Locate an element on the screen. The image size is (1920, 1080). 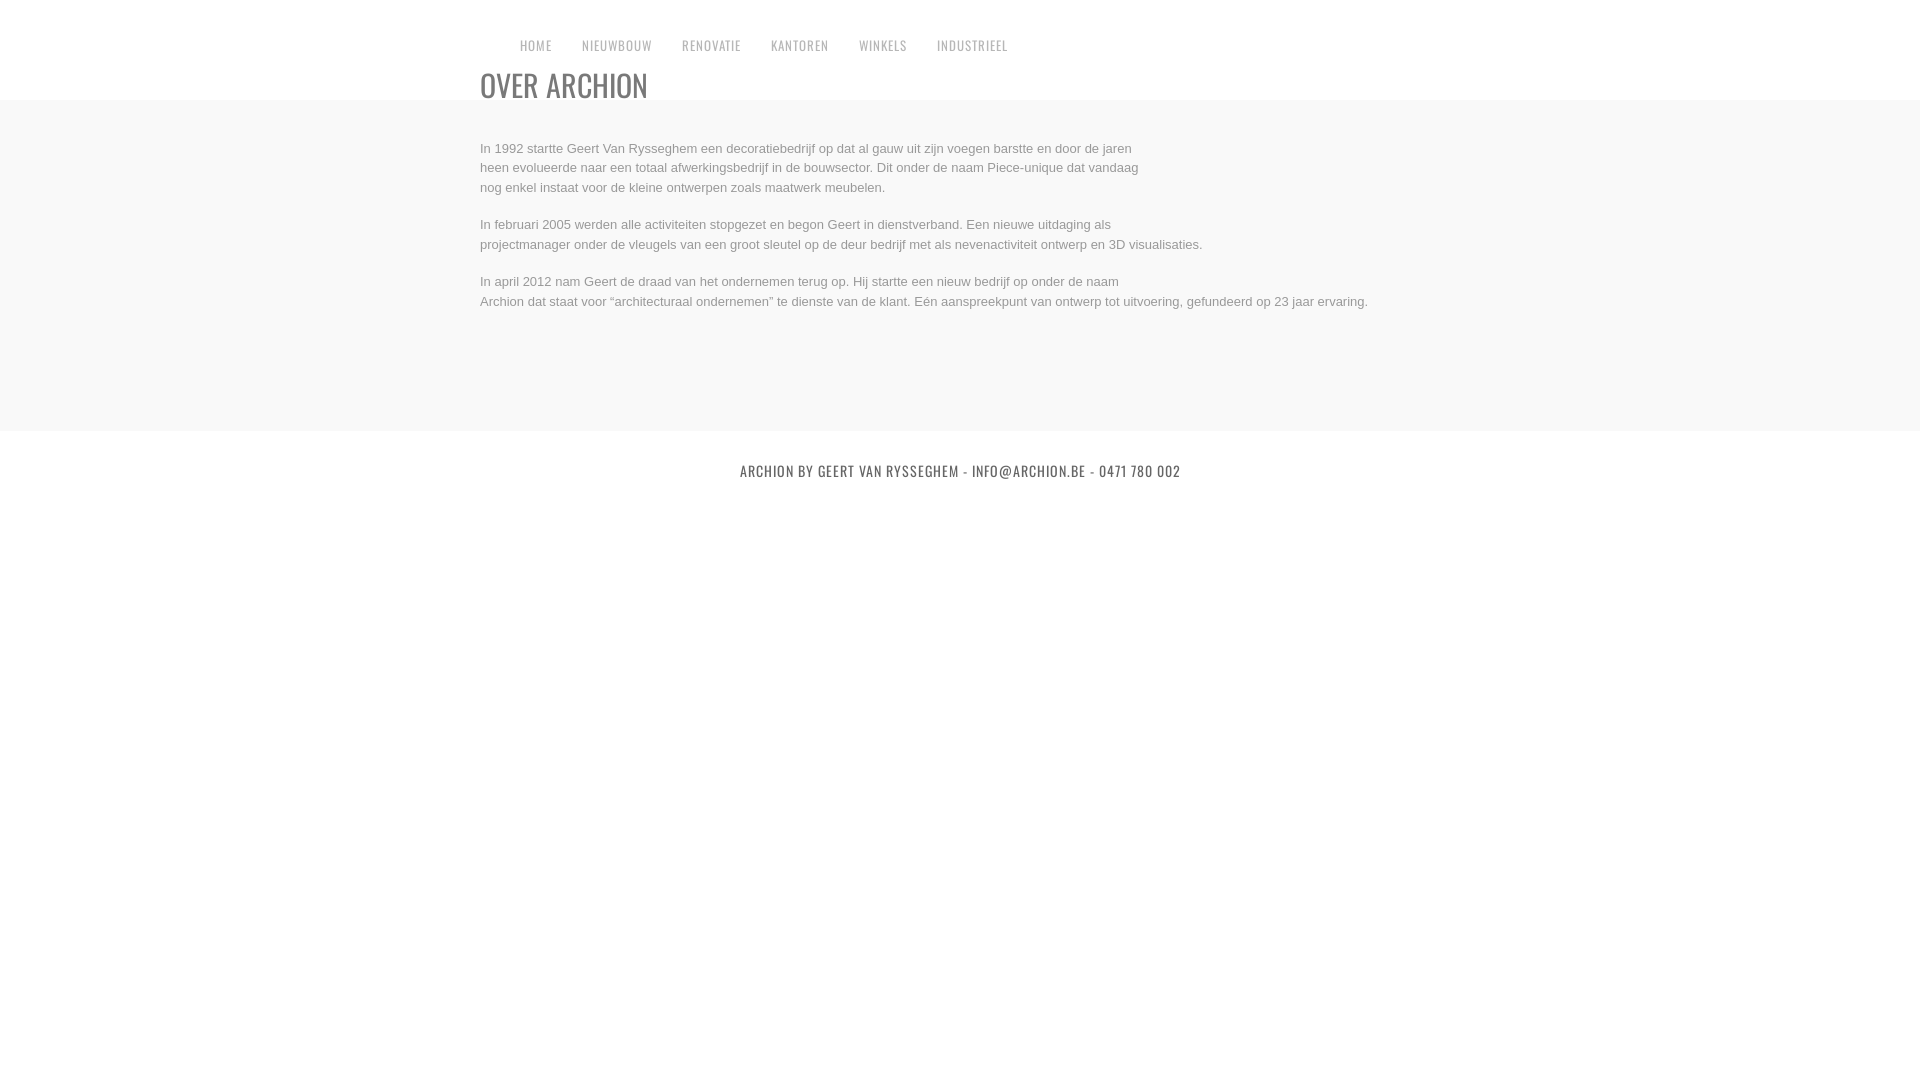
'KANTOREN' is located at coordinates (800, 45).